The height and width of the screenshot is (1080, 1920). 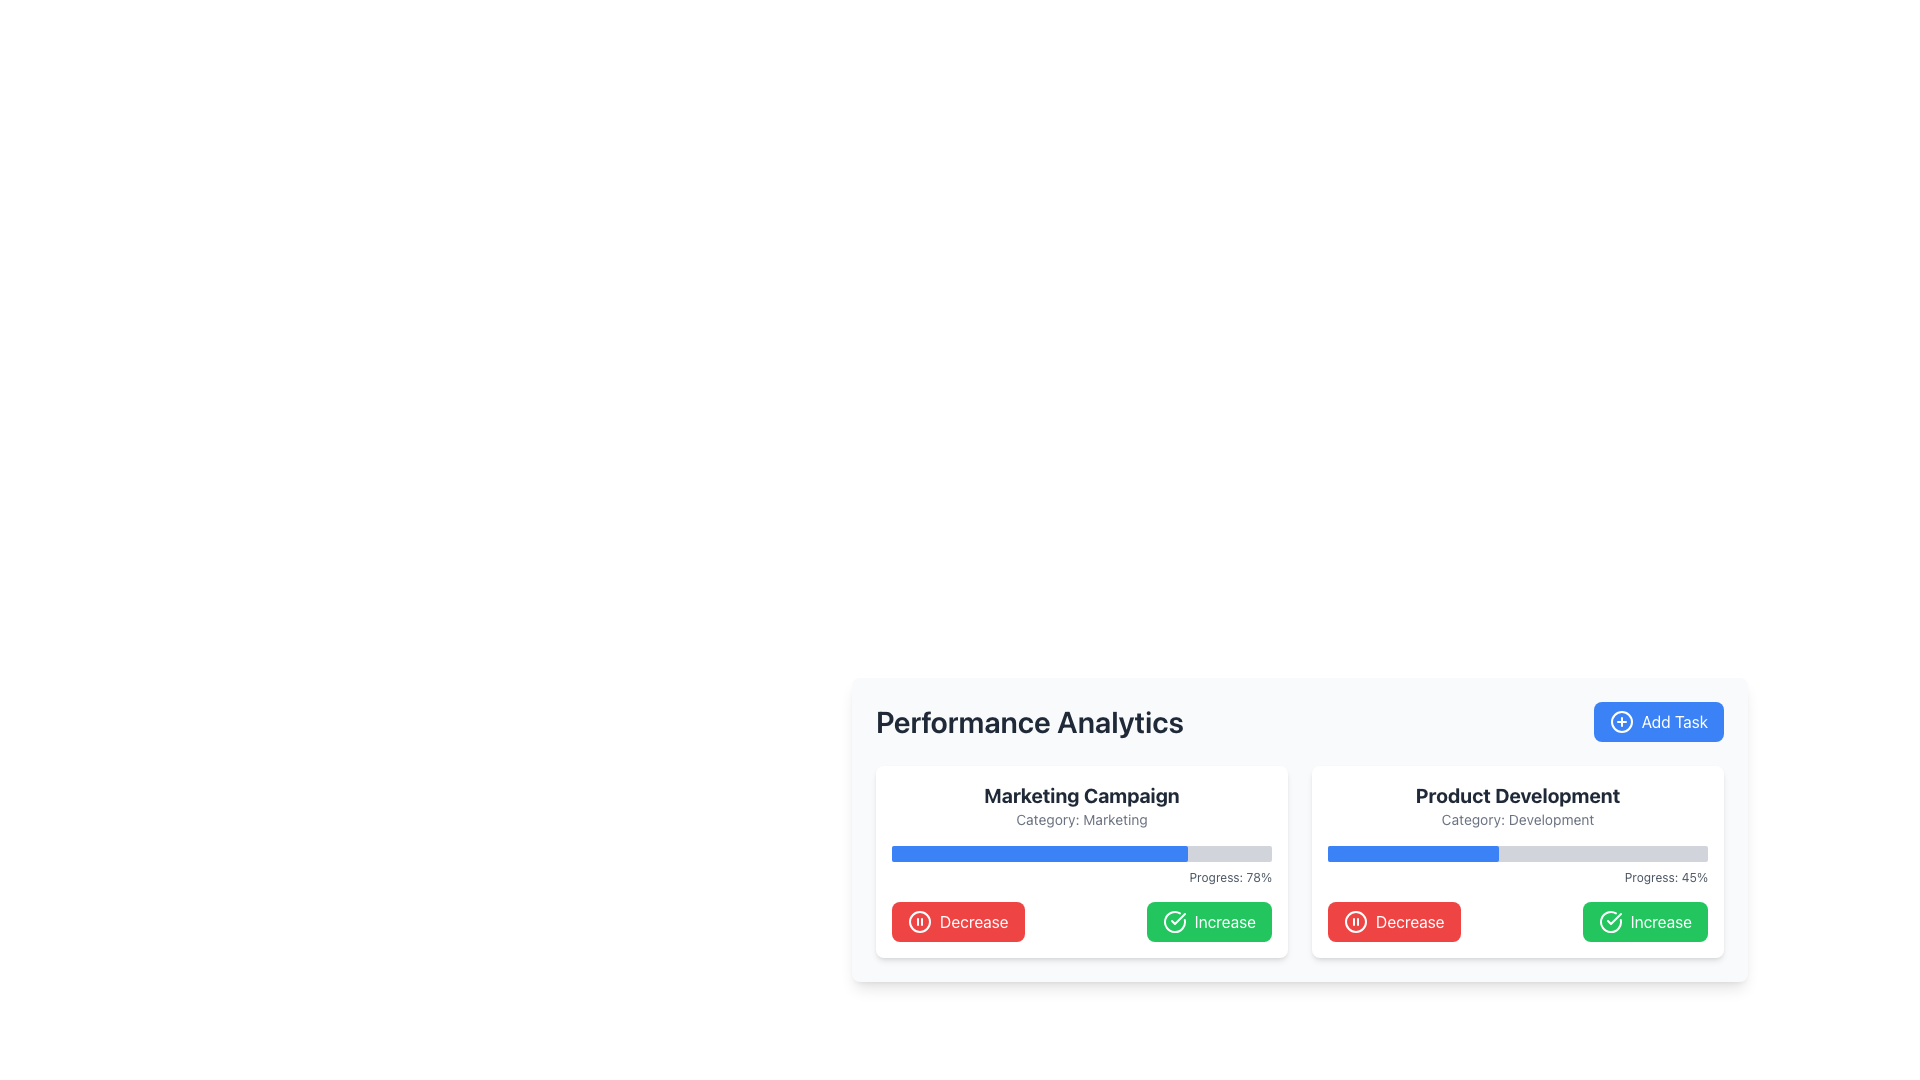 I want to click on the 'Increase' button located in the 'Marketing Campaign' section of the 'Performance Analytics' card, so click(x=1208, y=921).